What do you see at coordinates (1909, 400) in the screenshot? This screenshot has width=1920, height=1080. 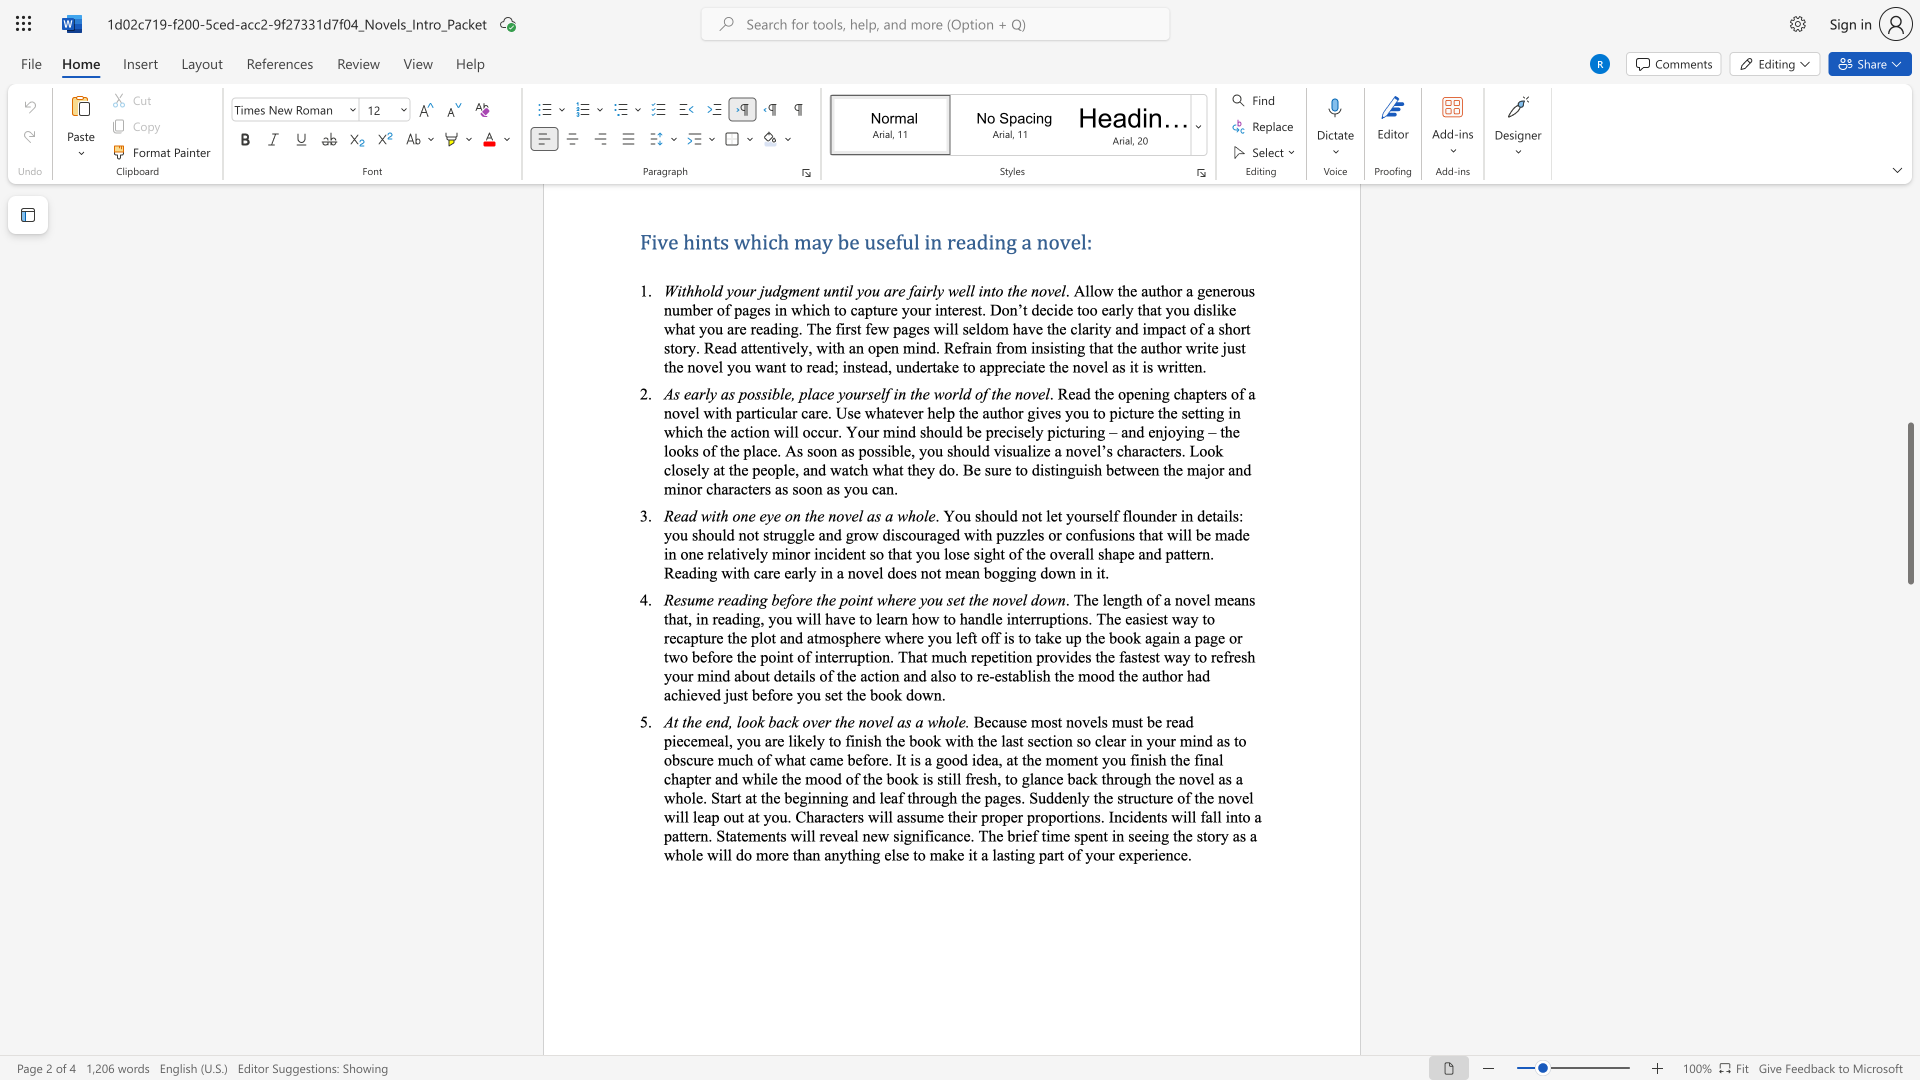 I see `the scrollbar to move the page up` at bounding box center [1909, 400].